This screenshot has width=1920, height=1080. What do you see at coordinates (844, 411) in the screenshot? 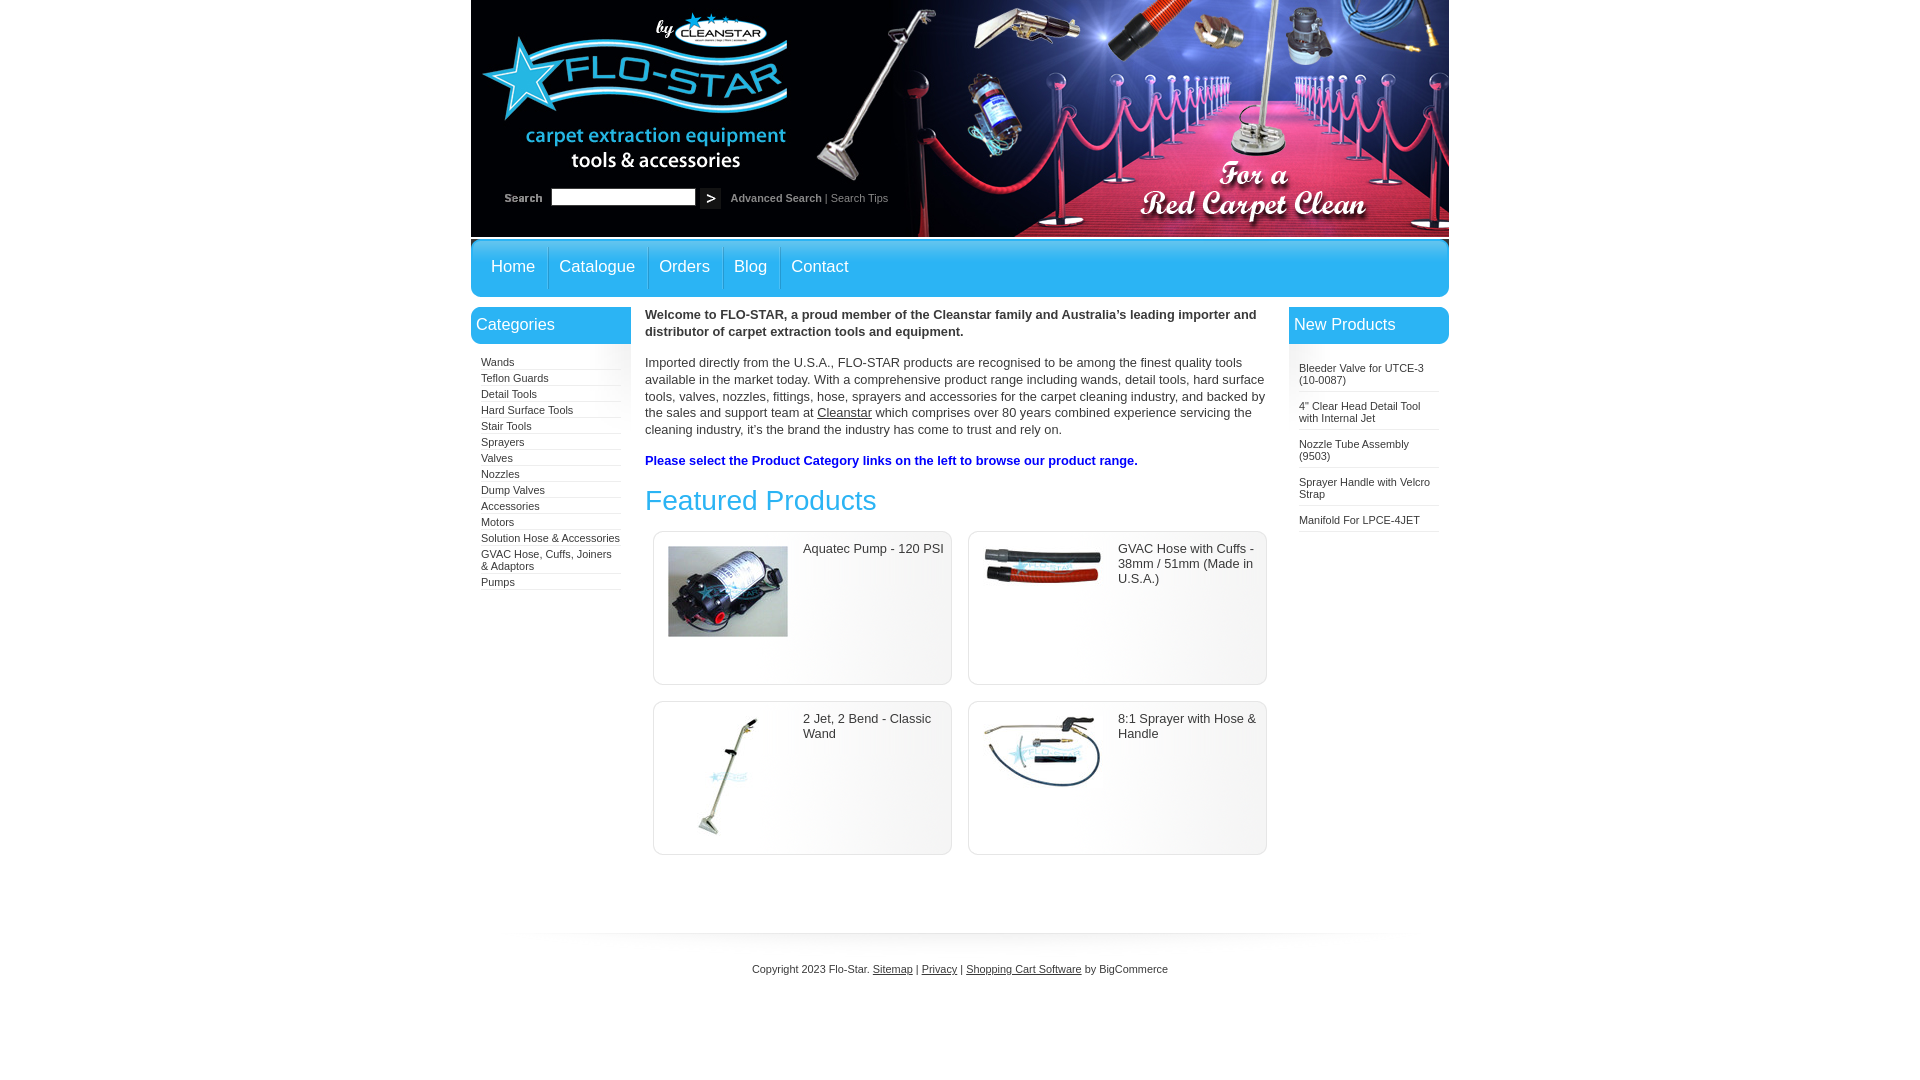
I see `'Cleanstar'` at bounding box center [844, 411].